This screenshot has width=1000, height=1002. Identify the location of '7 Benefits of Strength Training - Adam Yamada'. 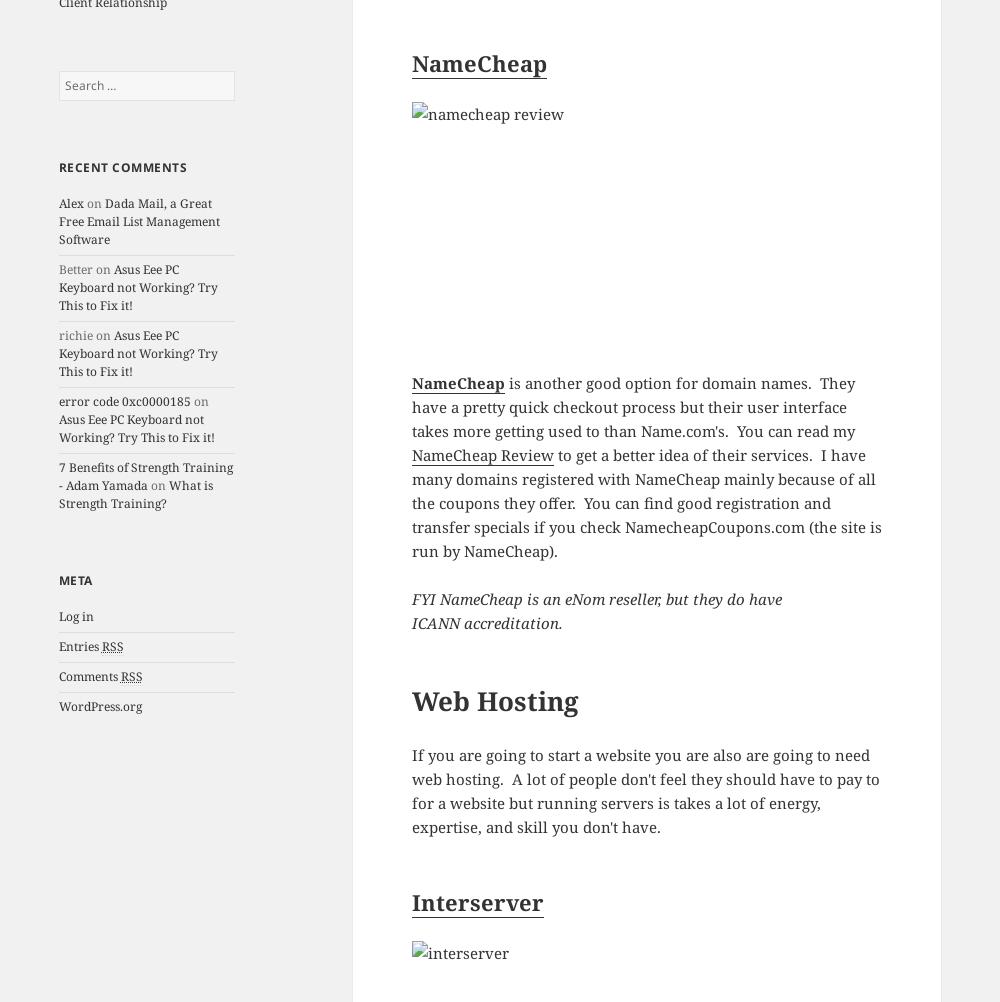
(145, 475).